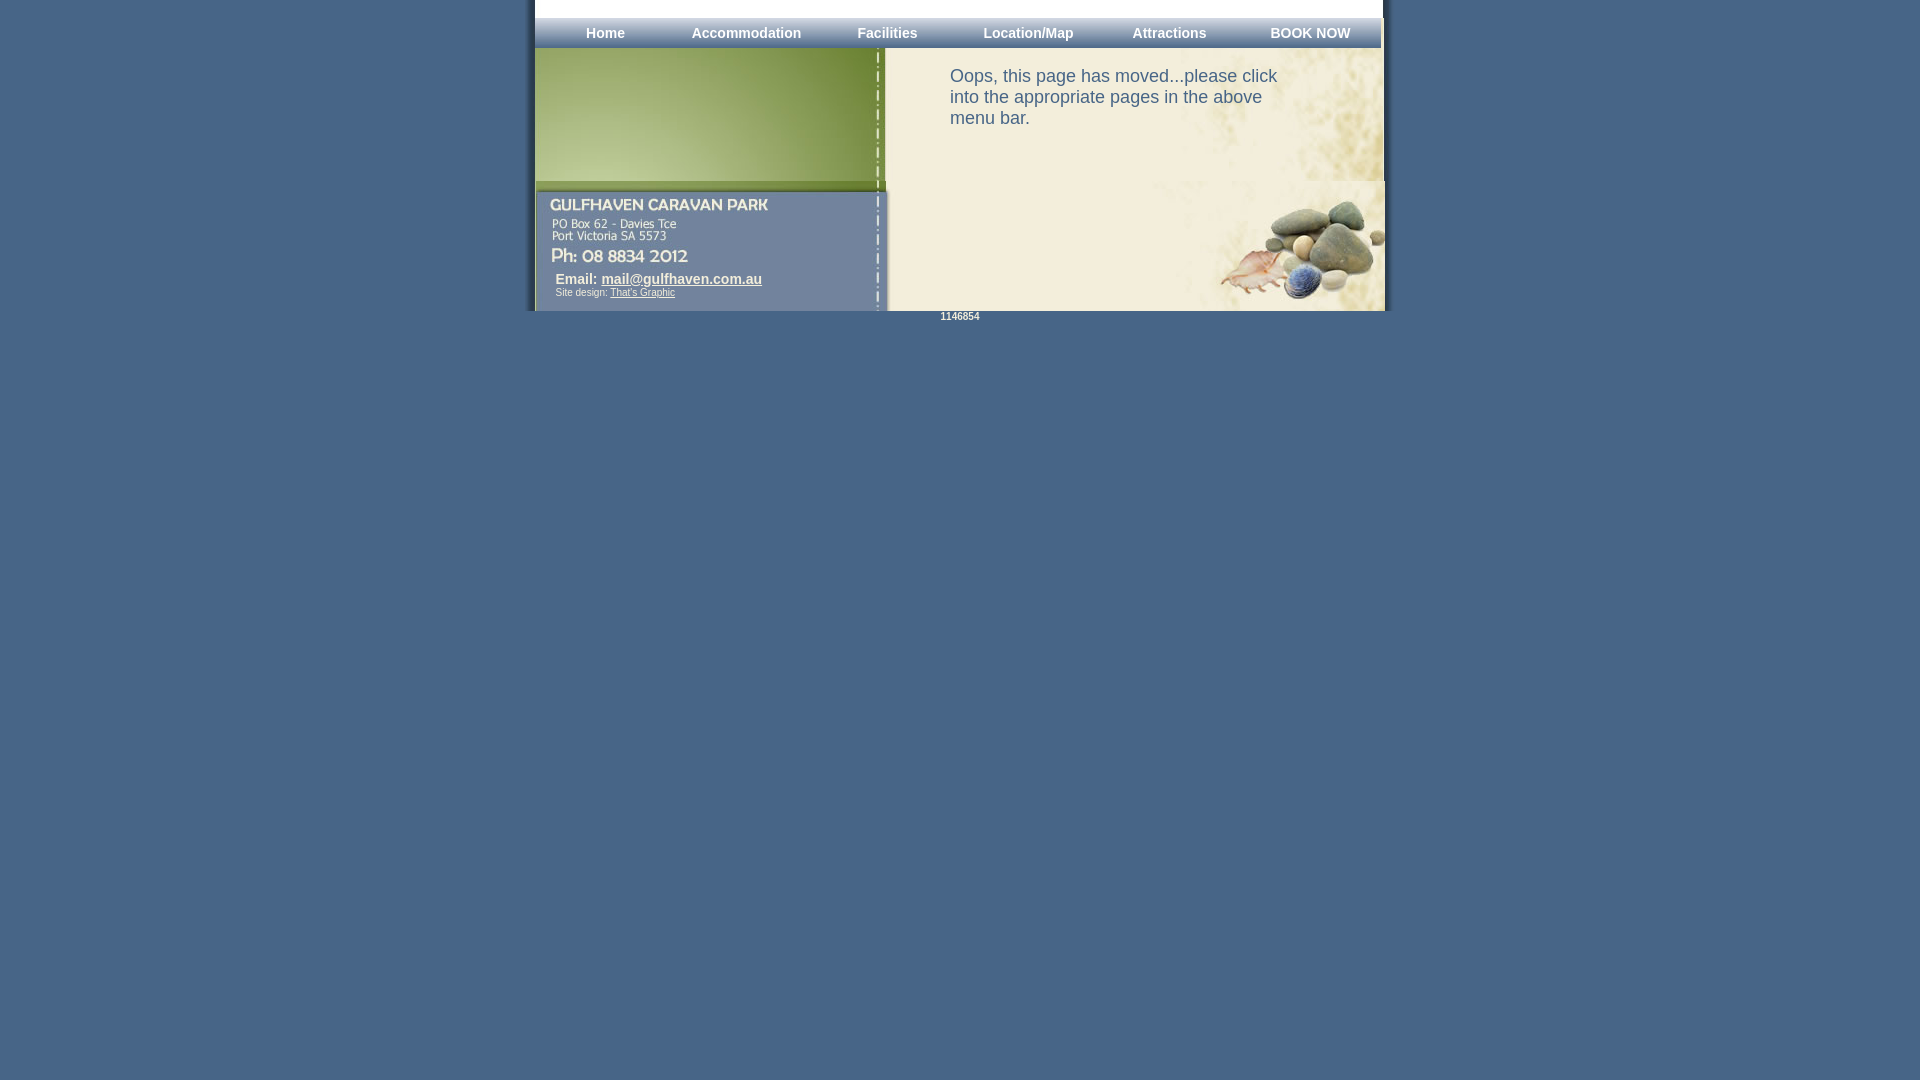 The width and height of the screenshot is (1920, 1080). What do you see at coordinates (1310, 33) in the screenshot?
I see `'BOOK NOW'` at bounding box center [1310, 33].